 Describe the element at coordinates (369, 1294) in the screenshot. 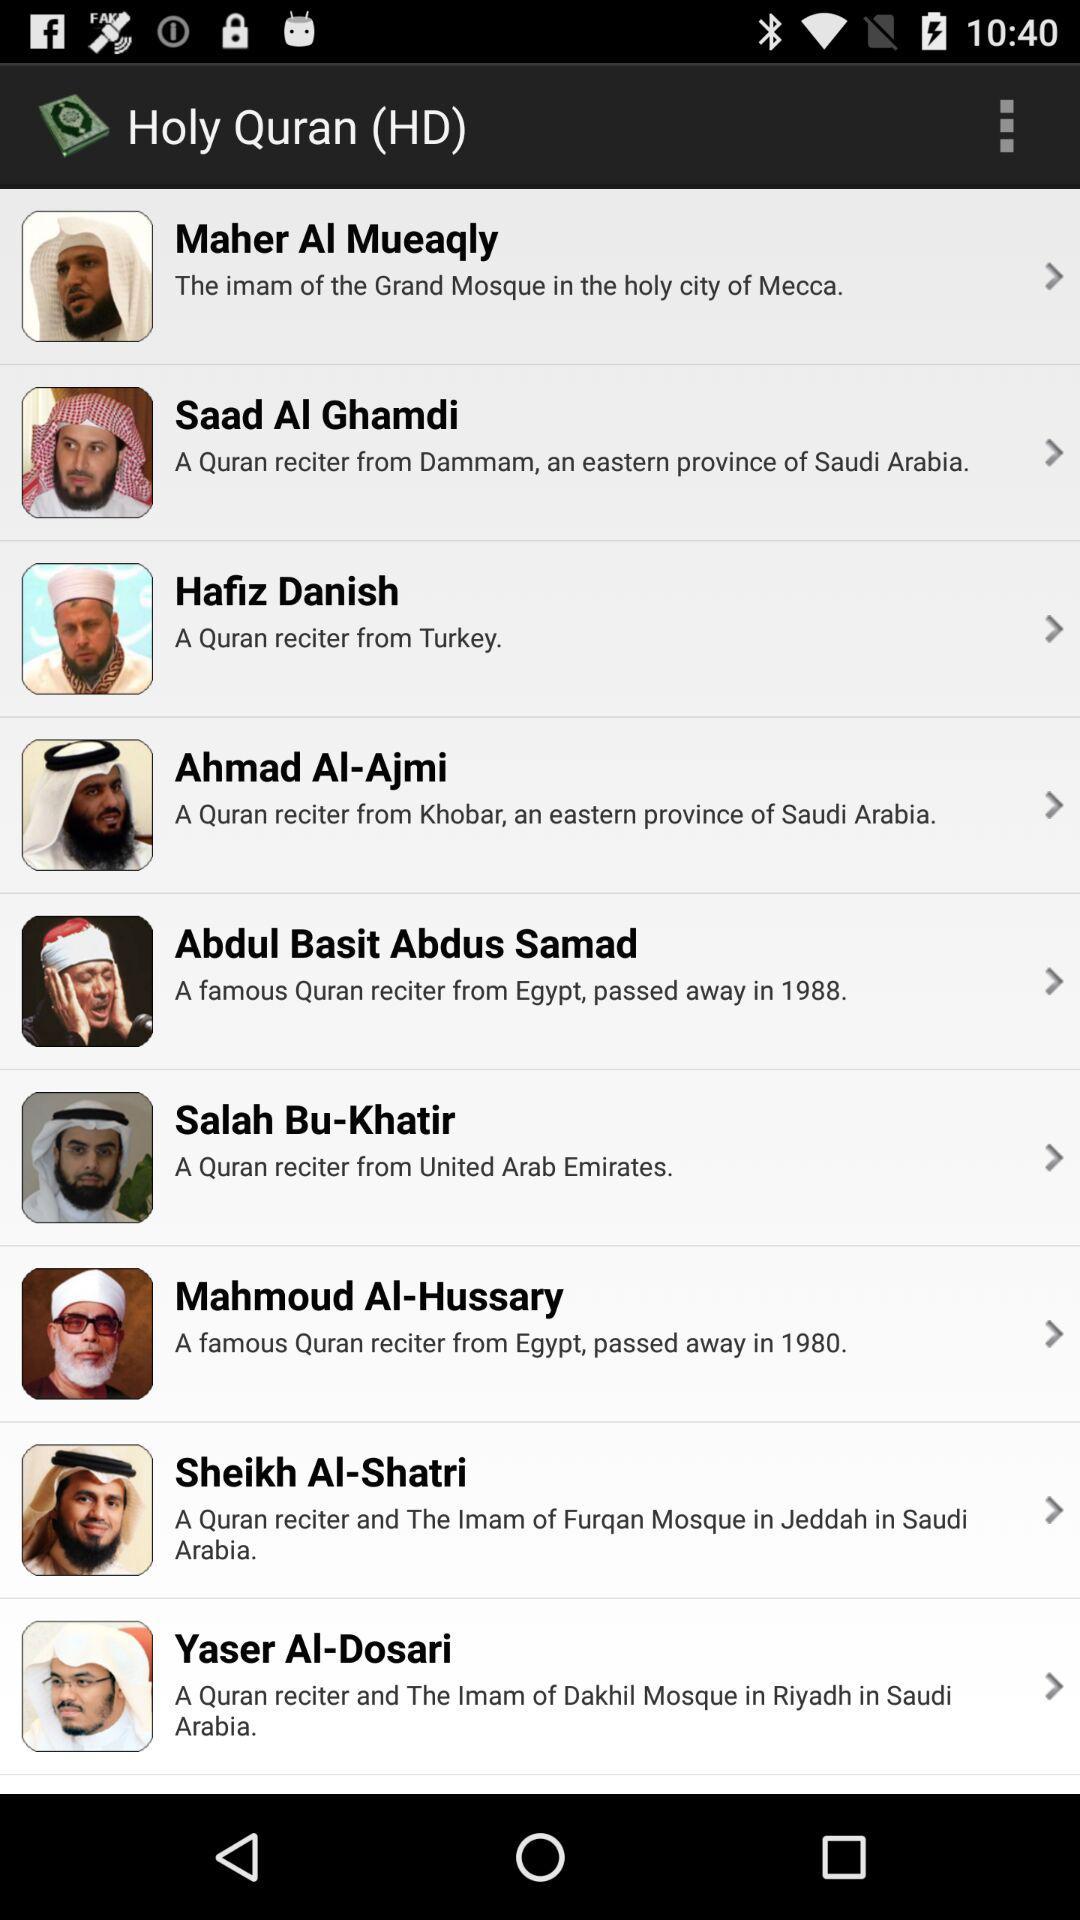

I see `the app below a quran reciter icon` at that location.